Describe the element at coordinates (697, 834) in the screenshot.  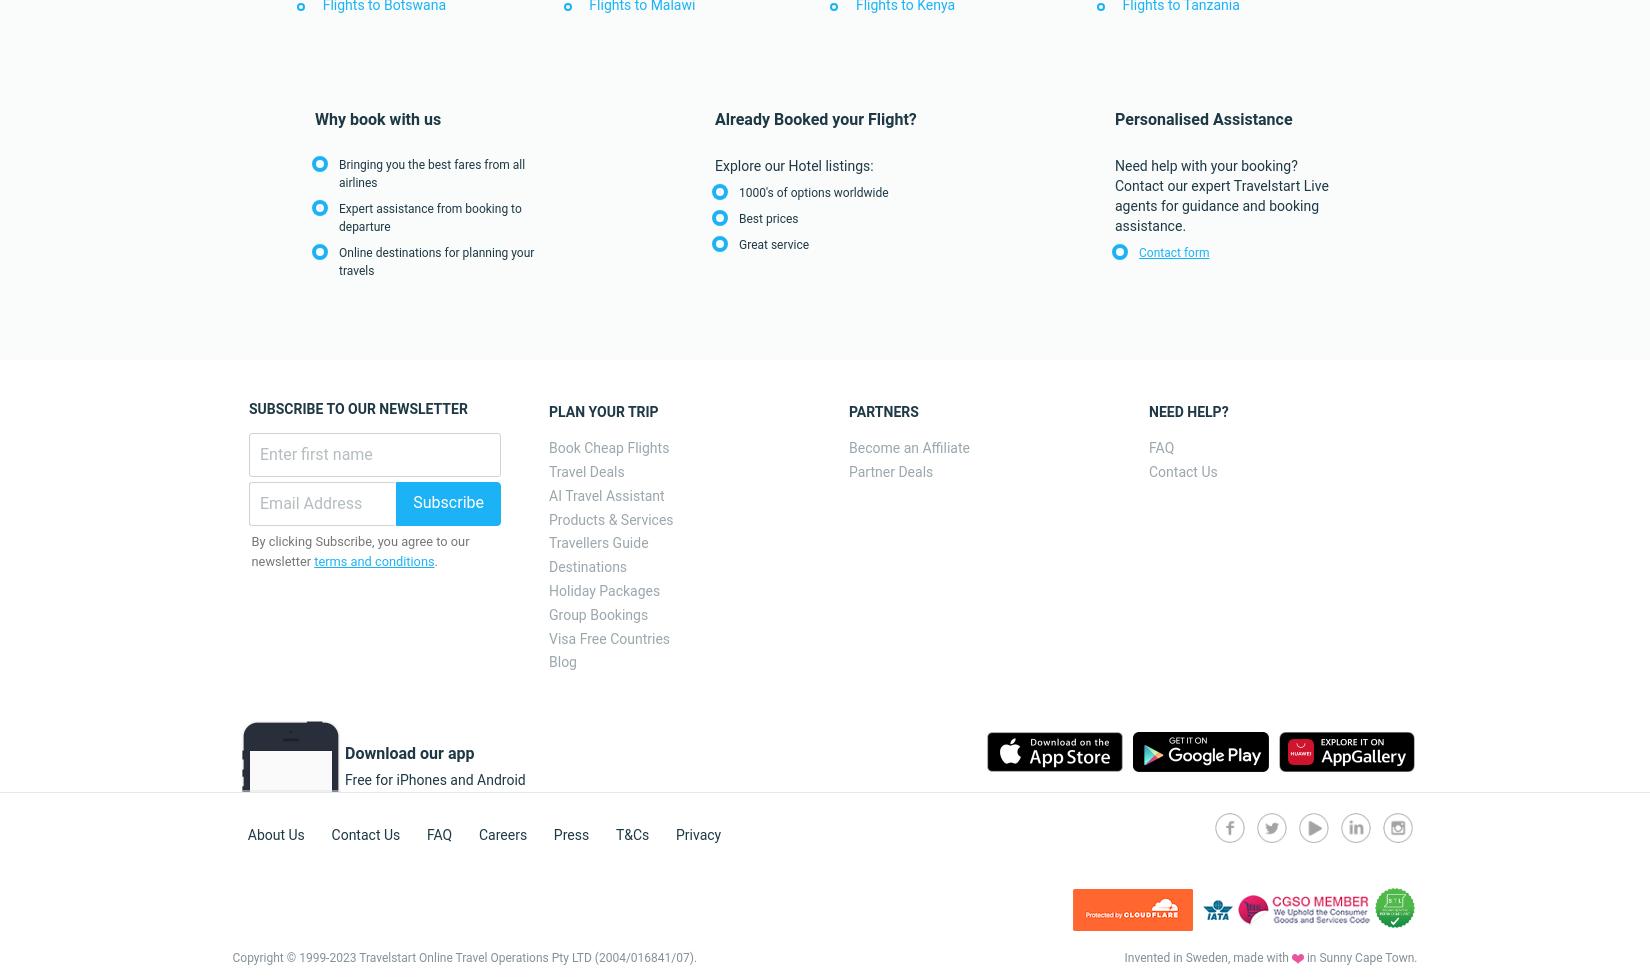
I see `'Privacy'` at that location.